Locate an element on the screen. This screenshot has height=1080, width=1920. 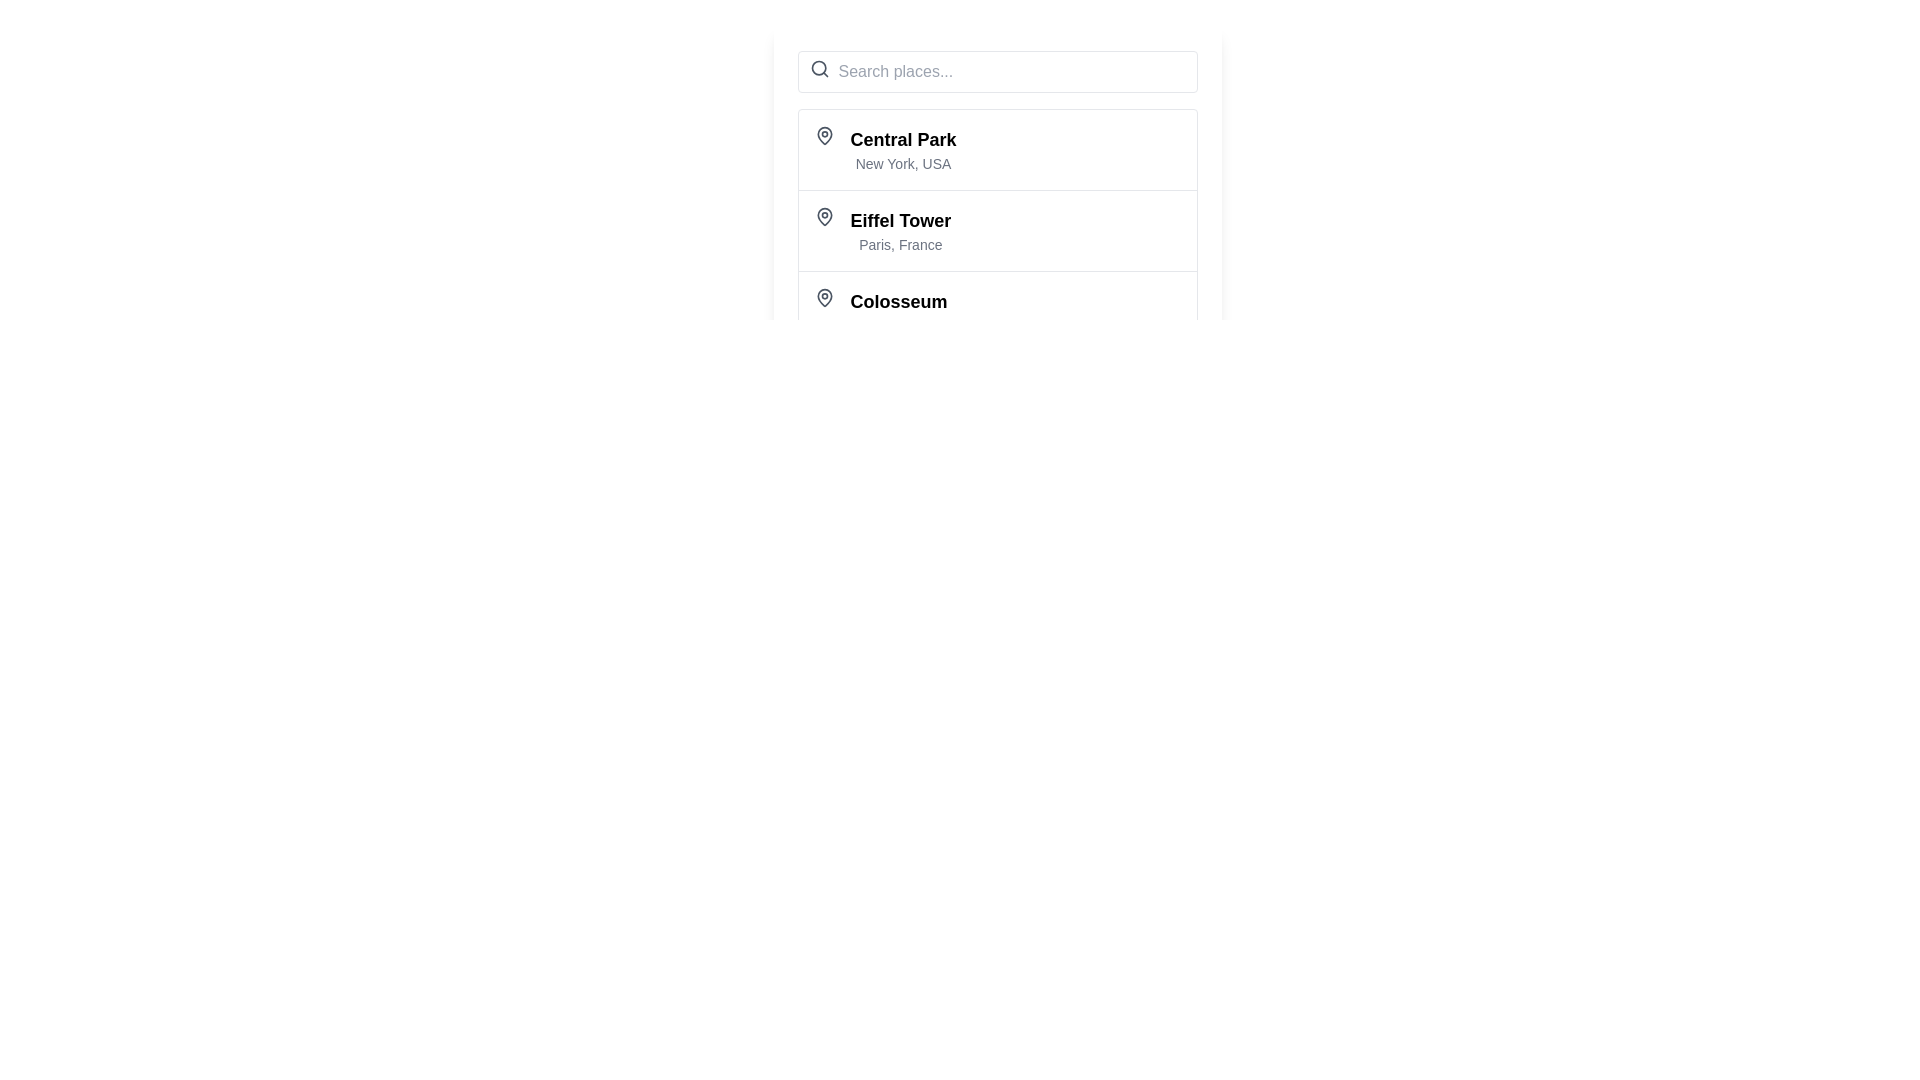
the text display area showing 'ColosseumRome, Italy' is located at coordinates (897, 312).